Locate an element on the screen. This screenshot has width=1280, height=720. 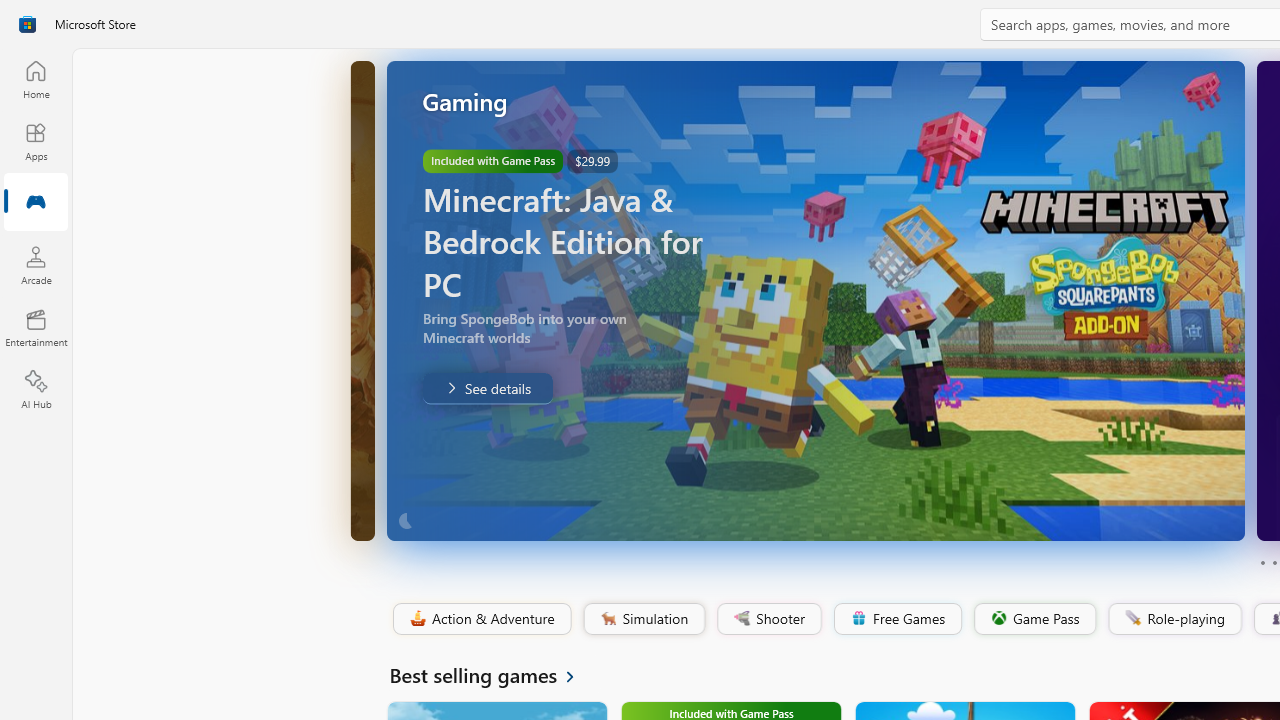
'Shooter' is located at coordinates (767, 618).